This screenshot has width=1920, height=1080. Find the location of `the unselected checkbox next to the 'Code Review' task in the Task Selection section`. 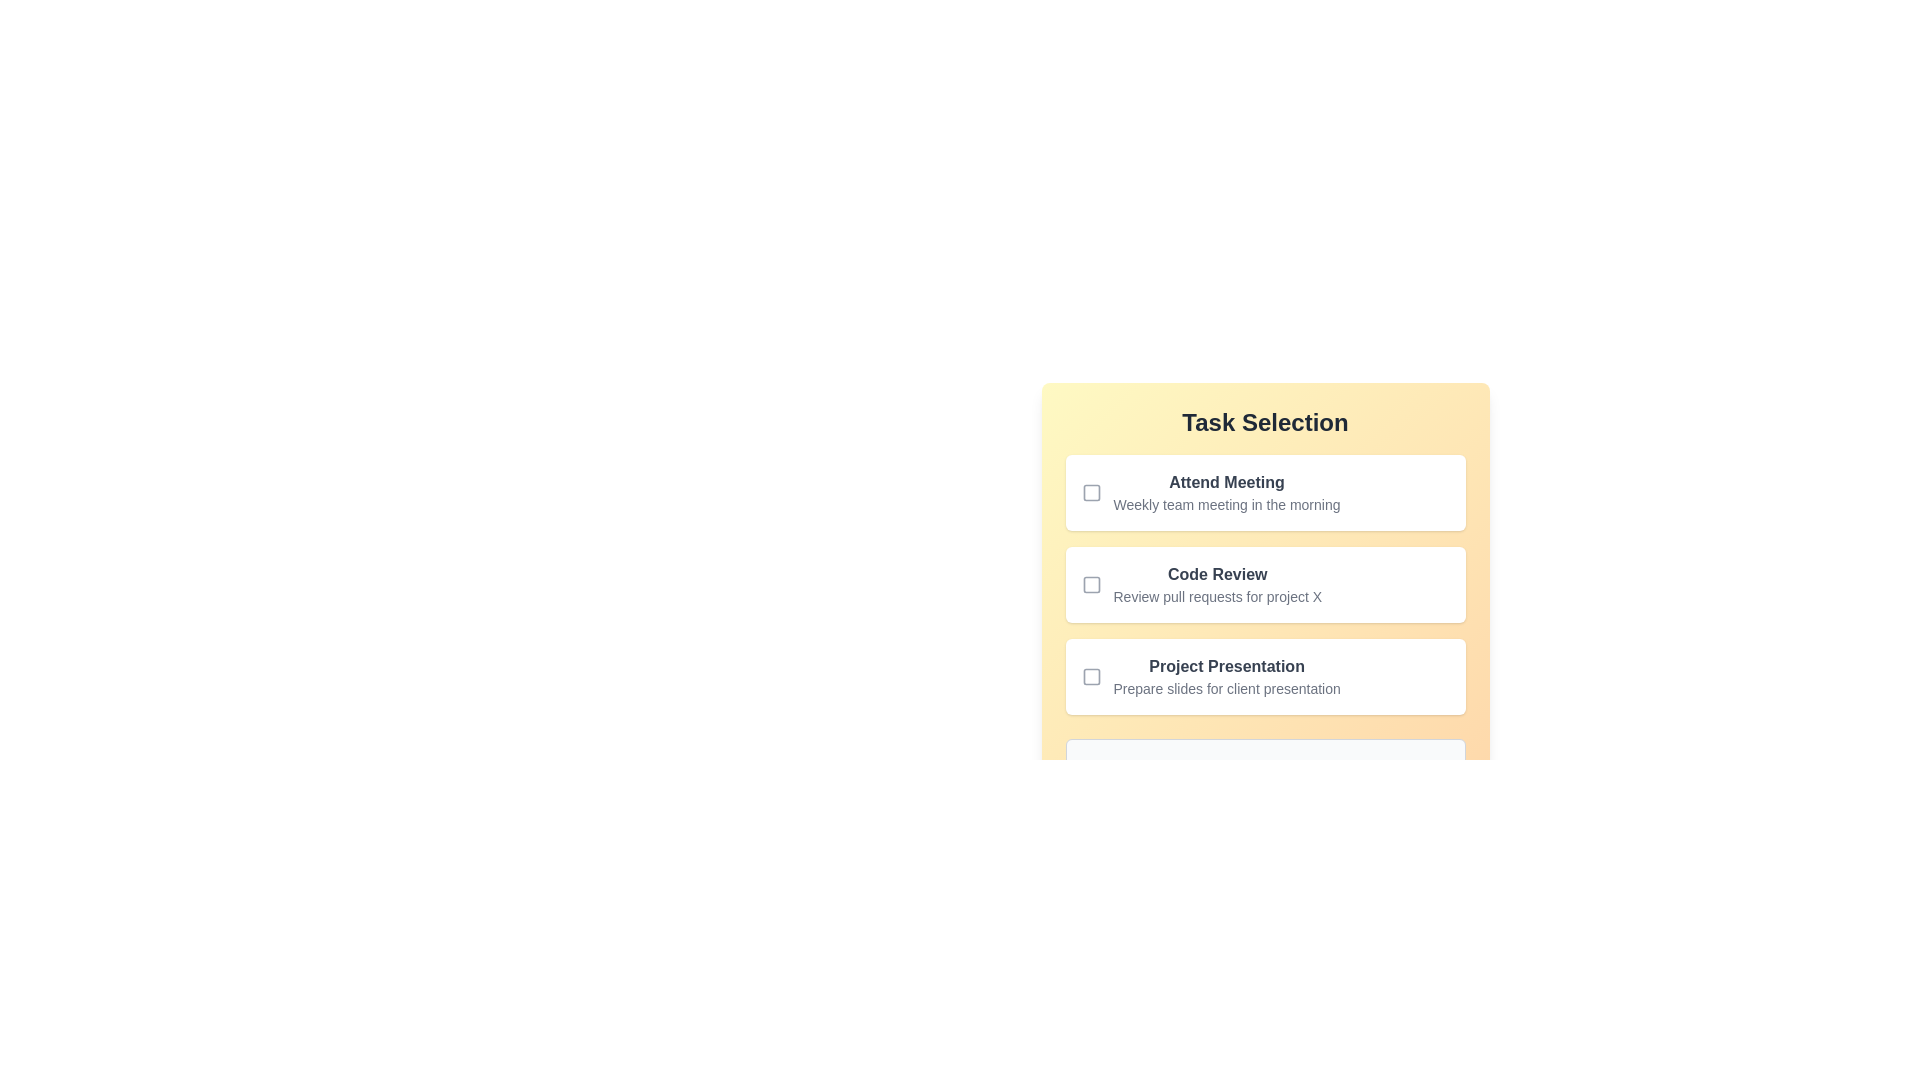

the unselected checkbox next to the 'Code Review' task in the Task Selection section is located at coordinates (1264, 585).